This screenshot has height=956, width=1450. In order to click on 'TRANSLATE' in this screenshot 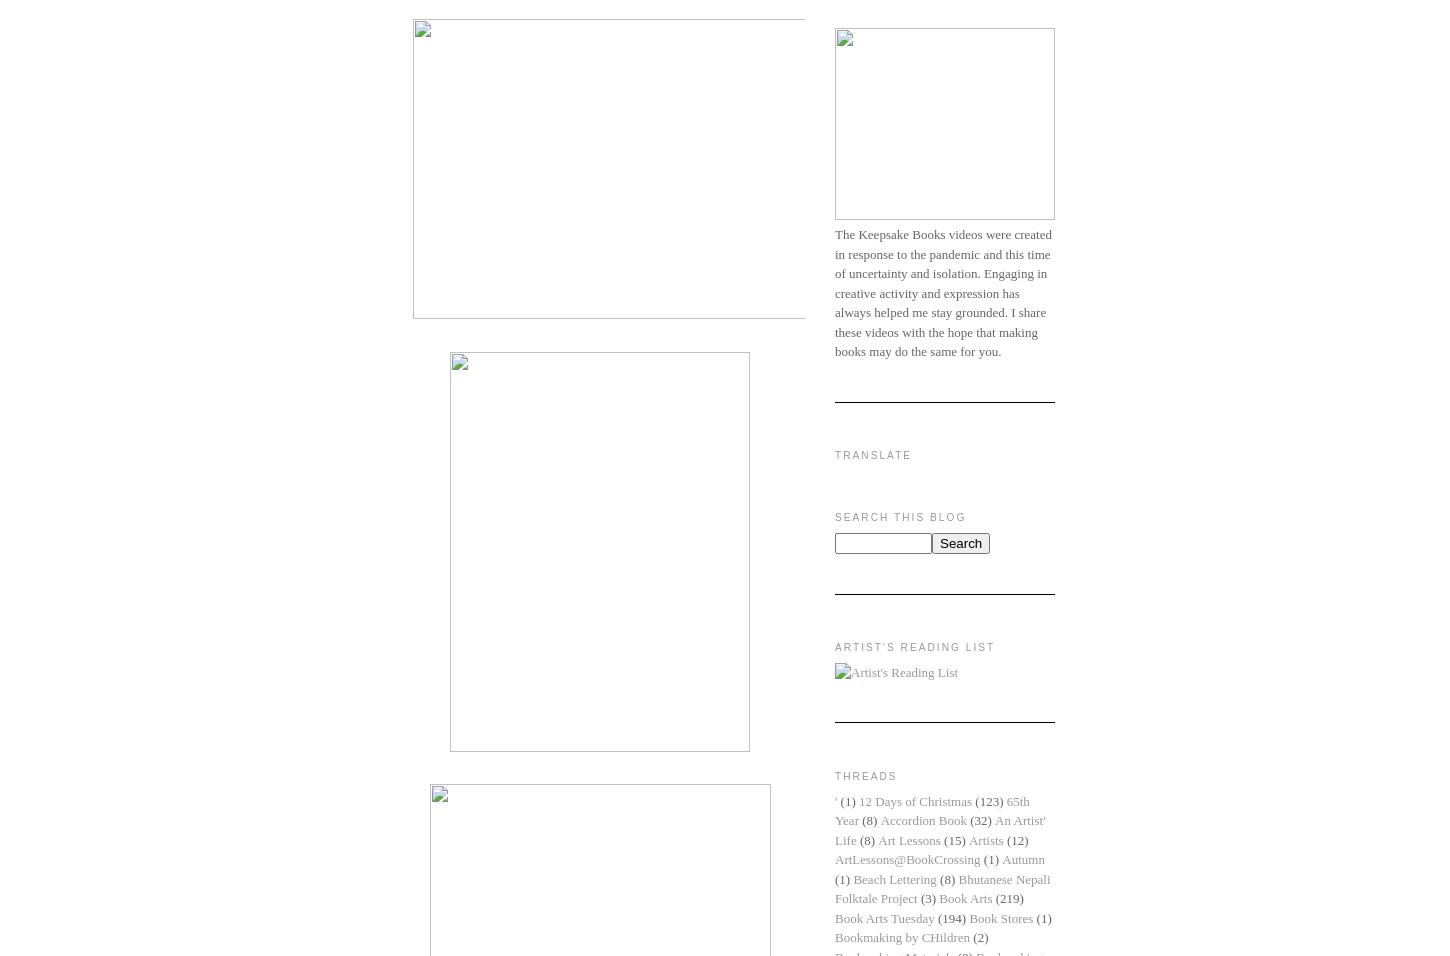, I will do `click(872, 455)`.